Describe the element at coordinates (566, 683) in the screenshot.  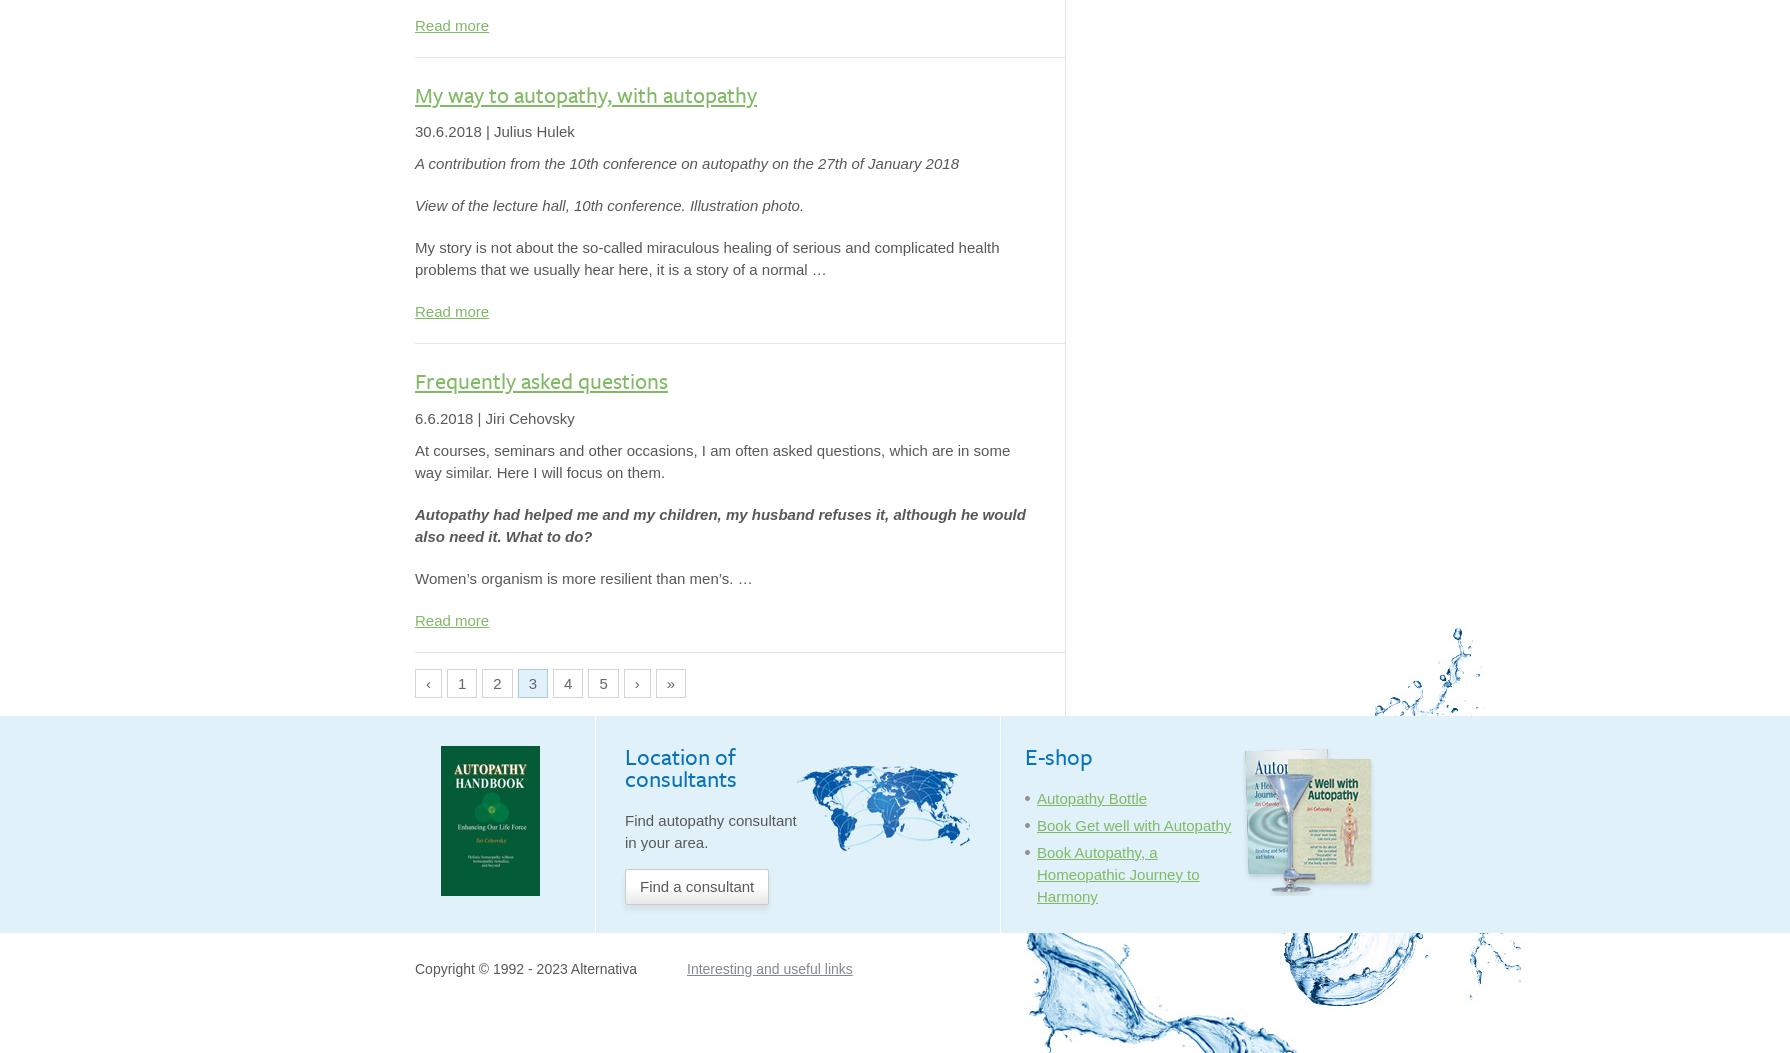
I see `'4'` at that location.